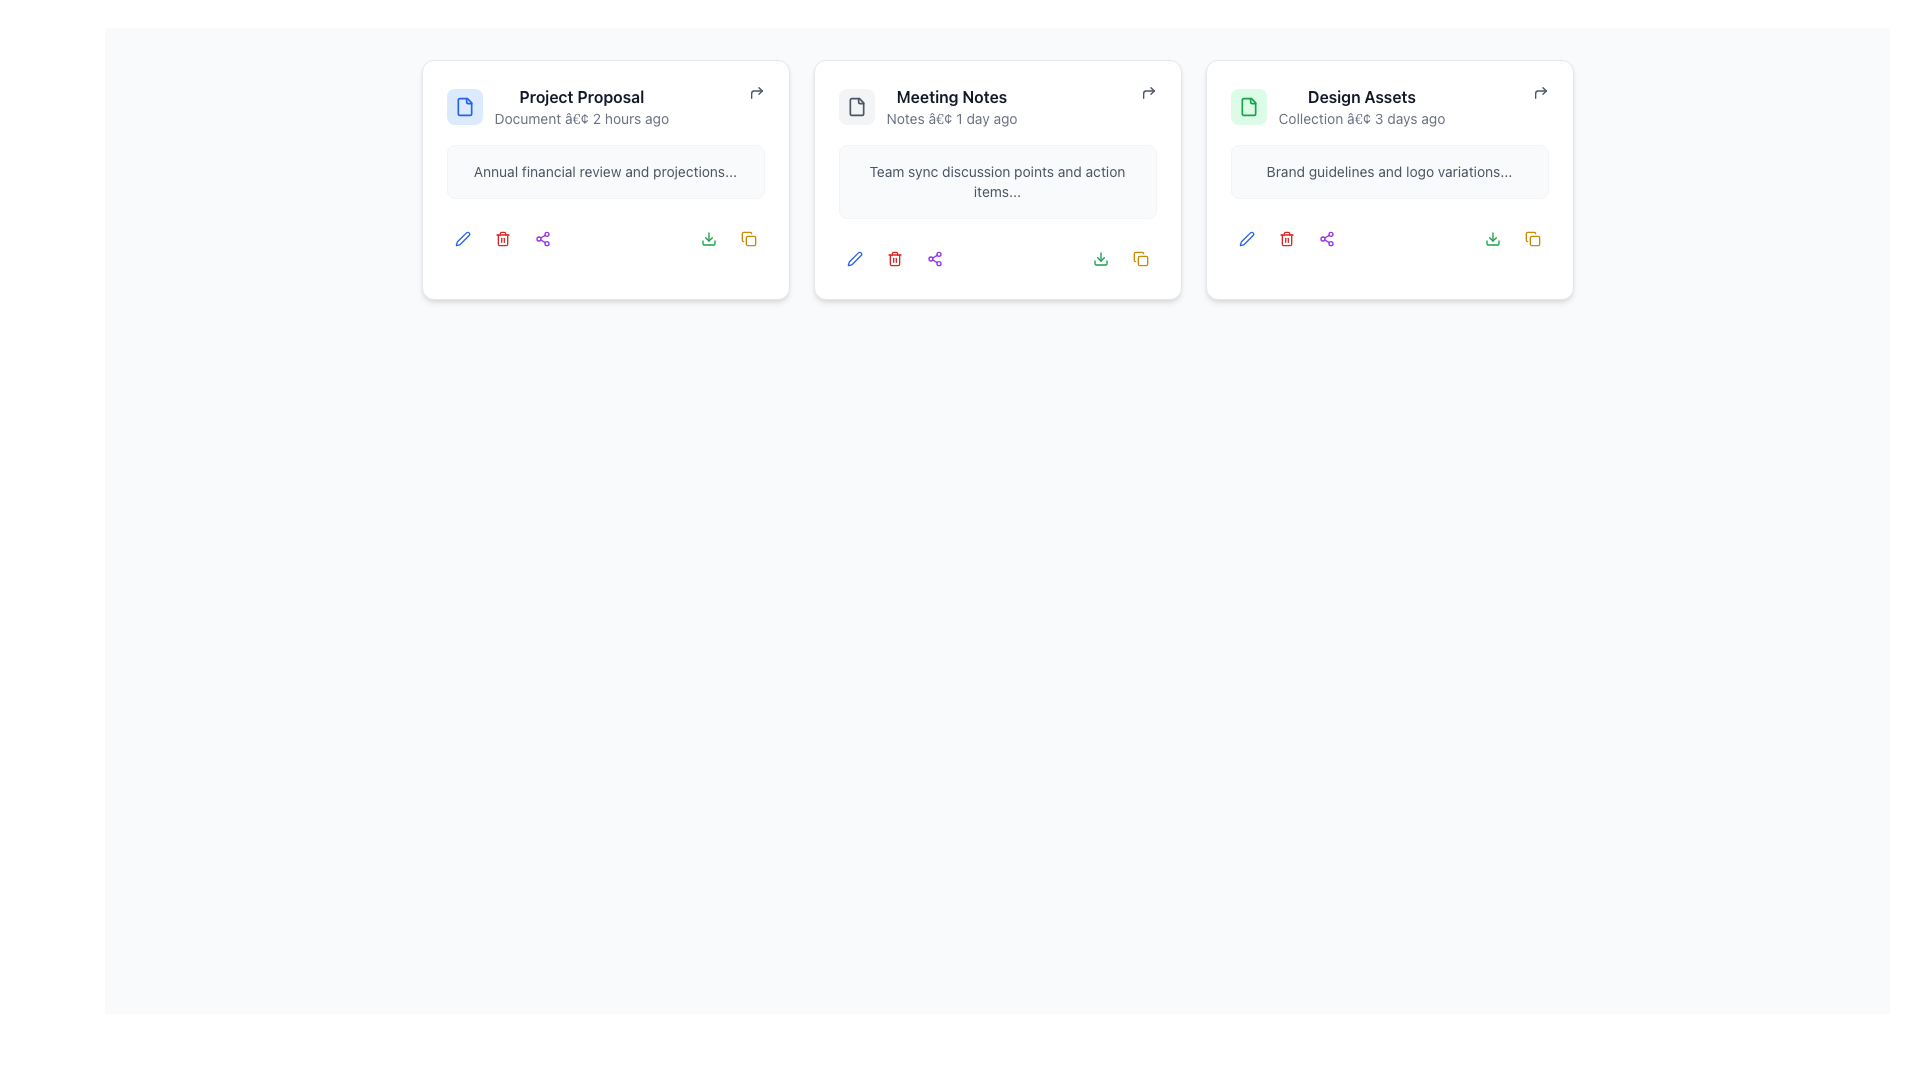 Image resolution: width=1920 pixels, height=1080 pixels. Describe the element at coordinates (950, 107) in the screenshot. I see `the text header and subtitle combination that serves as the header for its card, located in the center card of a horizontal row of three cards, positioned near the top section above a descriptive sentence and below a small document icon` at that location.